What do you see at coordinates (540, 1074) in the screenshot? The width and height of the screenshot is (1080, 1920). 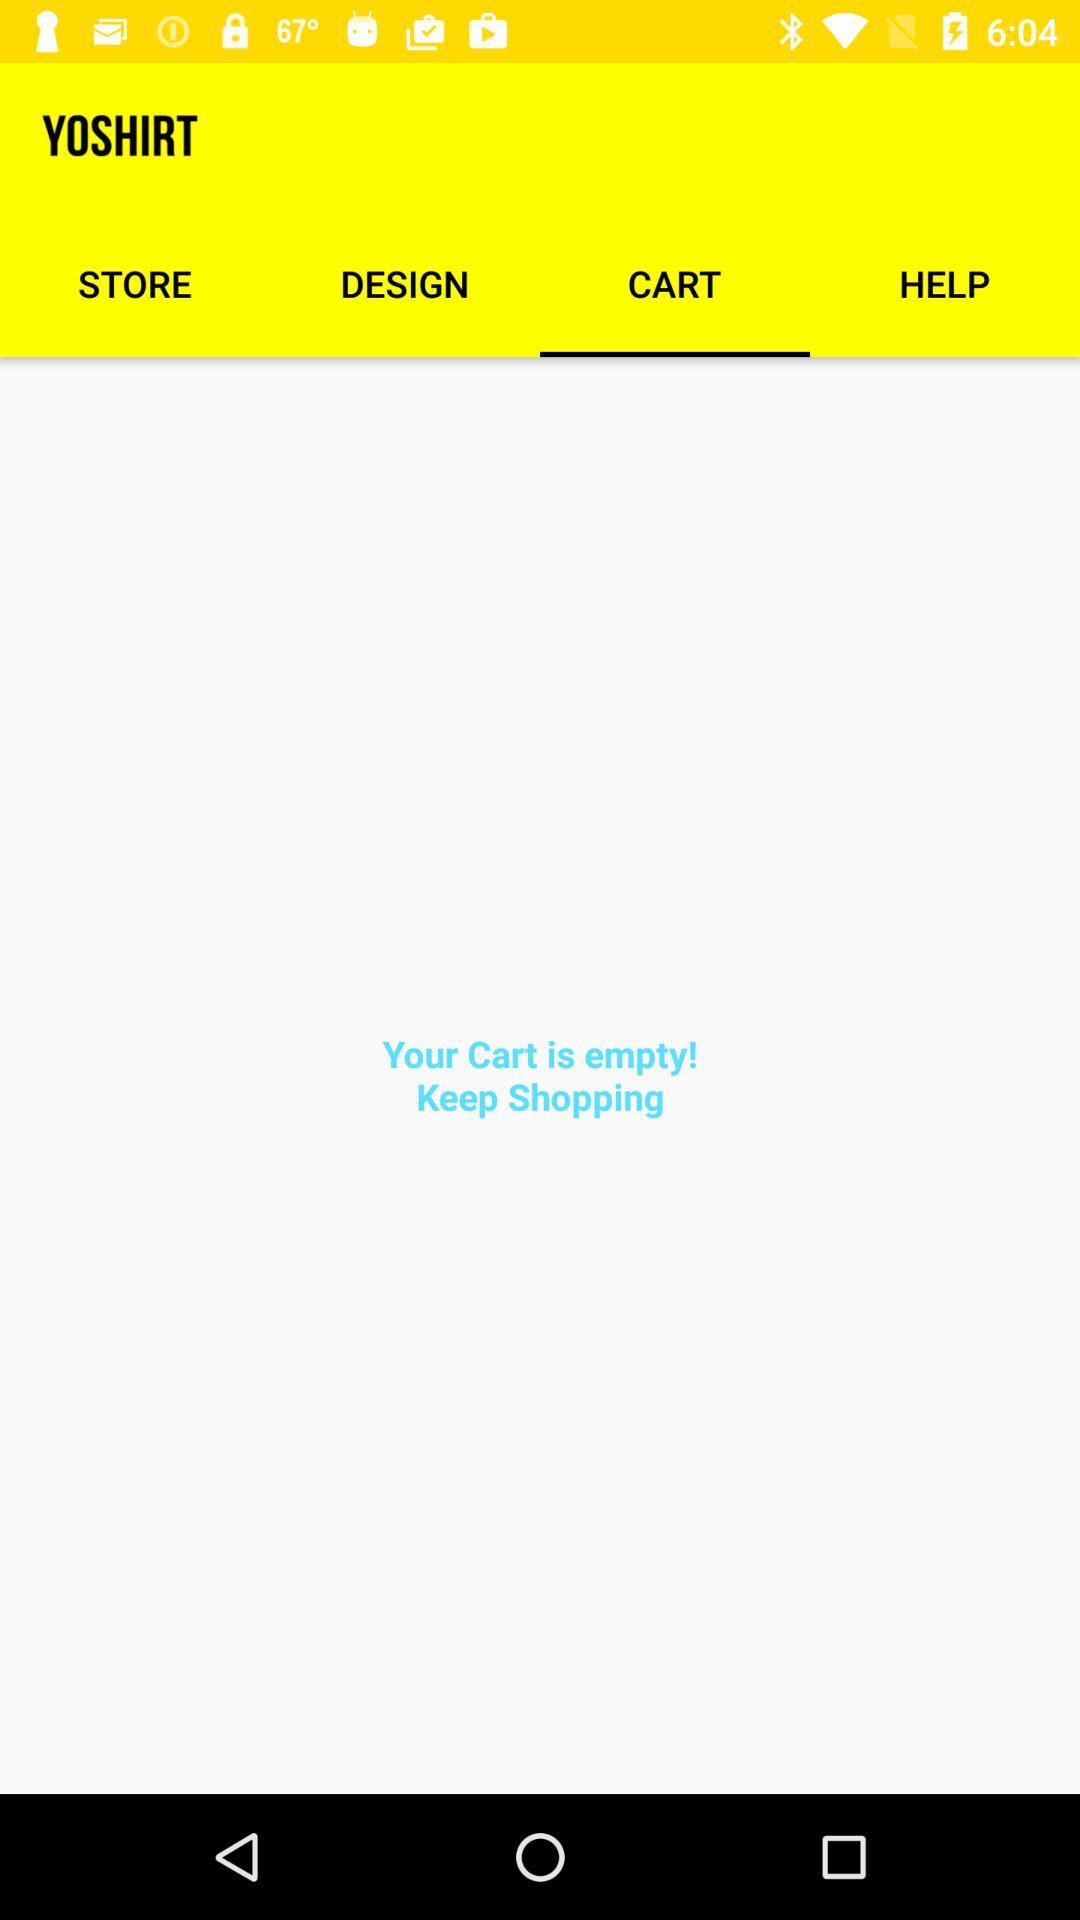 I see `the your cart is item` at bounding box center [540, 1074].